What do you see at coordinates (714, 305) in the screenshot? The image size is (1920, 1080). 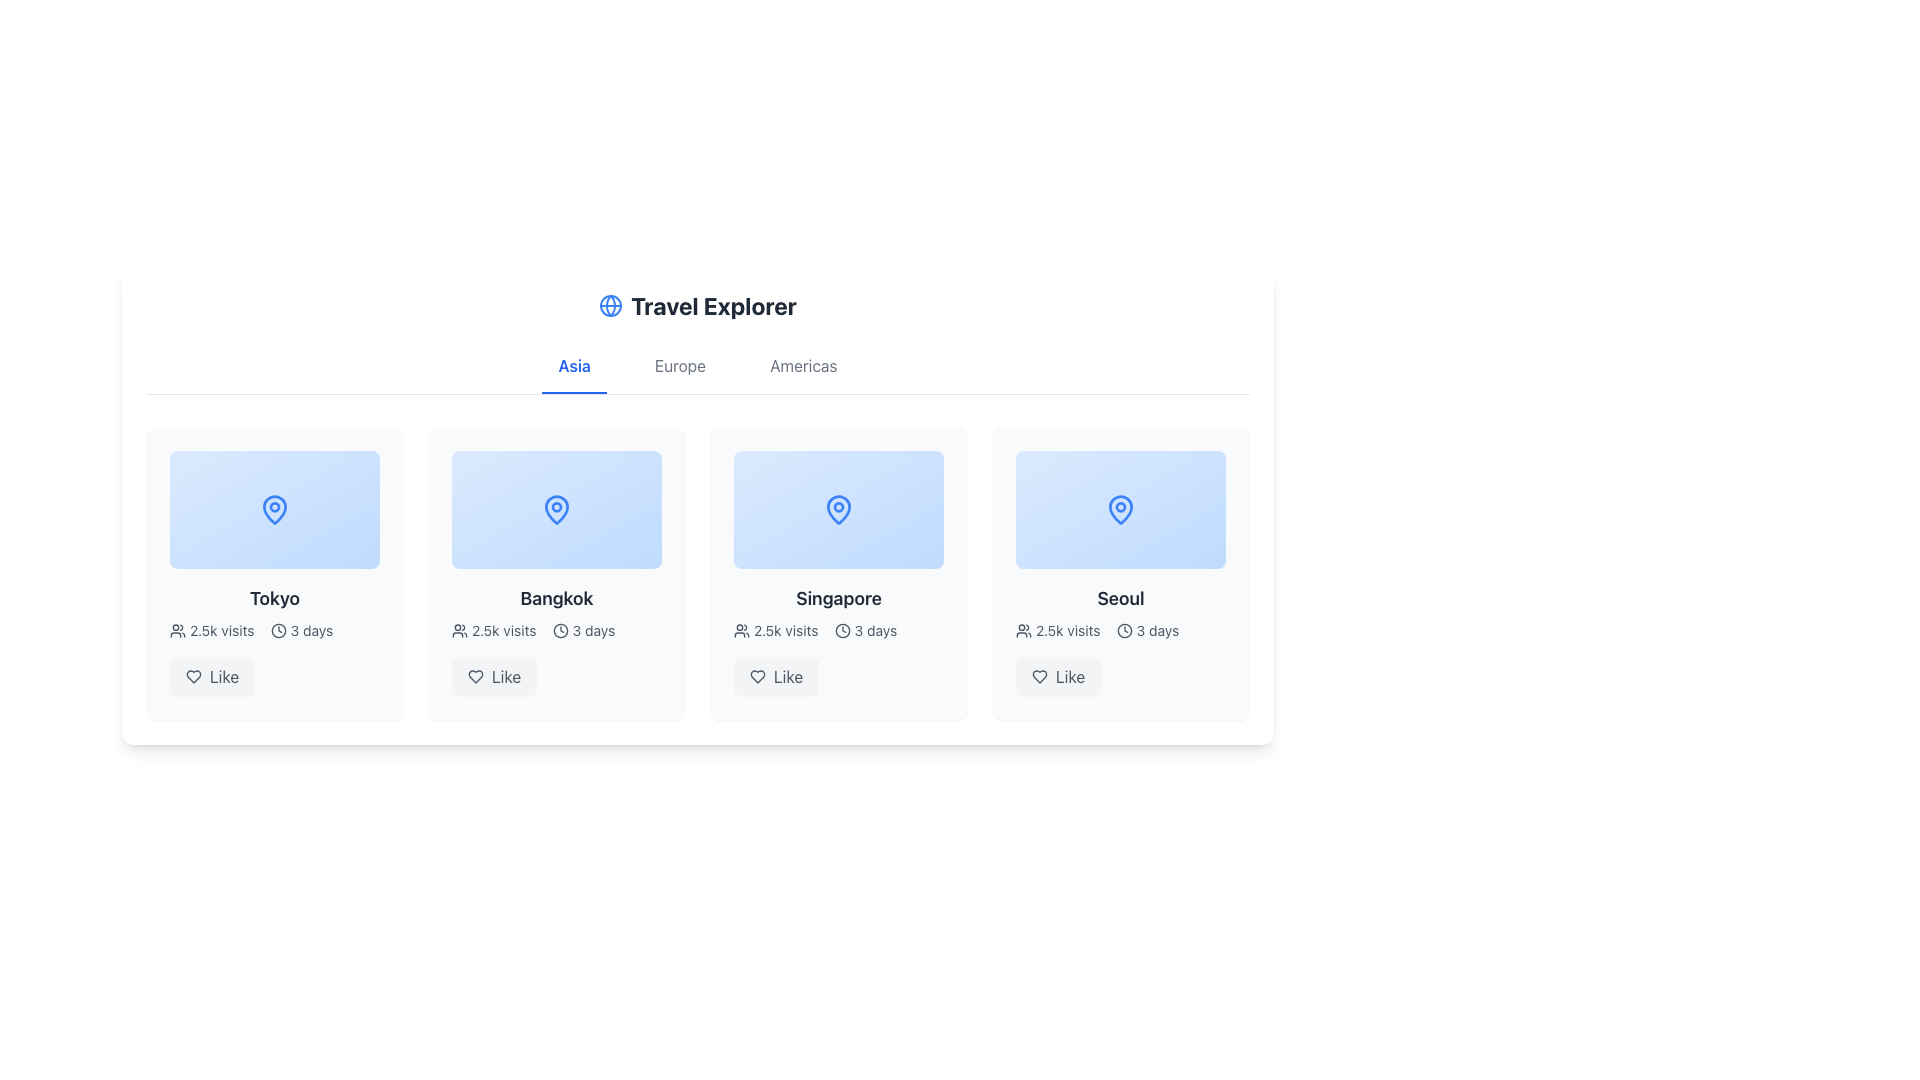 I see `the bold text label that reads 'Travel Explorer', which is styled with a large font size and dark gray color, located at the top of the interface above the navigation menu` at bounding box center [714, 305].